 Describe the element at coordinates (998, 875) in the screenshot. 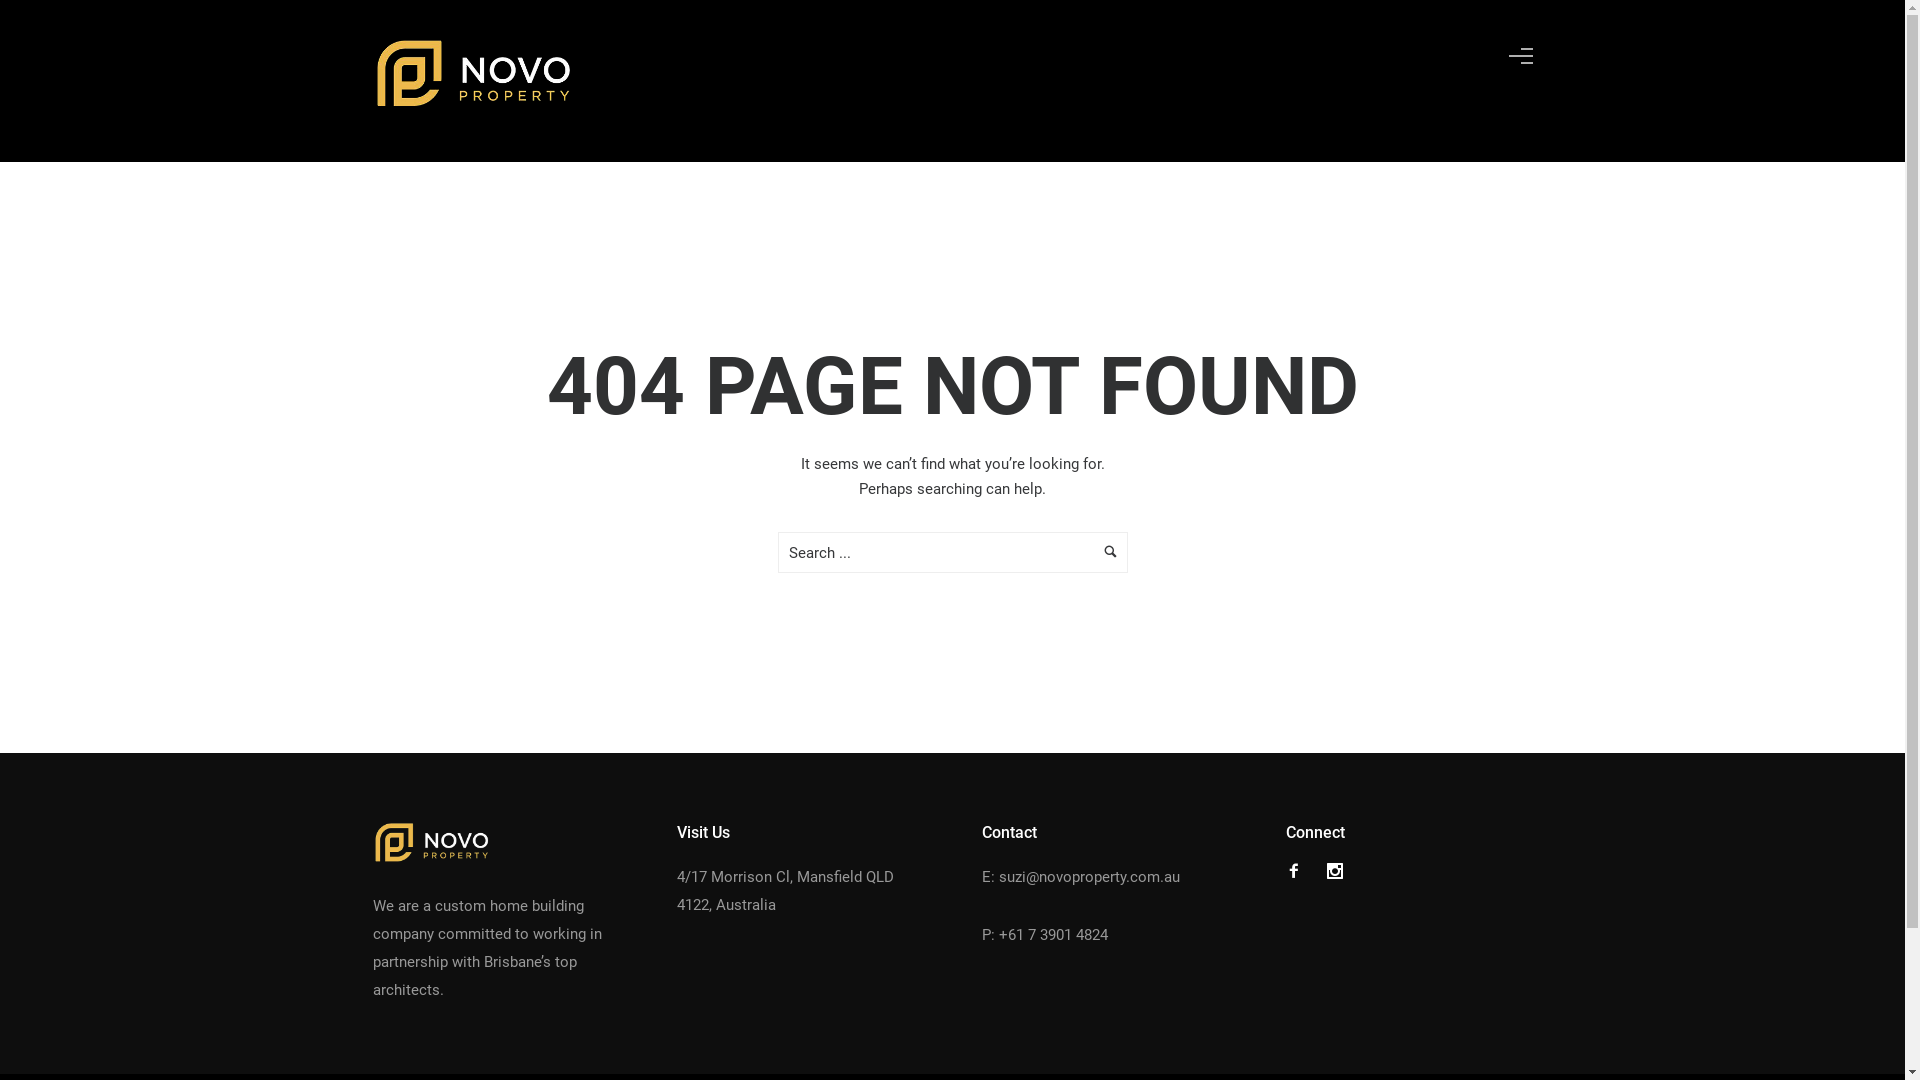

I see `'suzi@novoproperty.com.au'` at that location.